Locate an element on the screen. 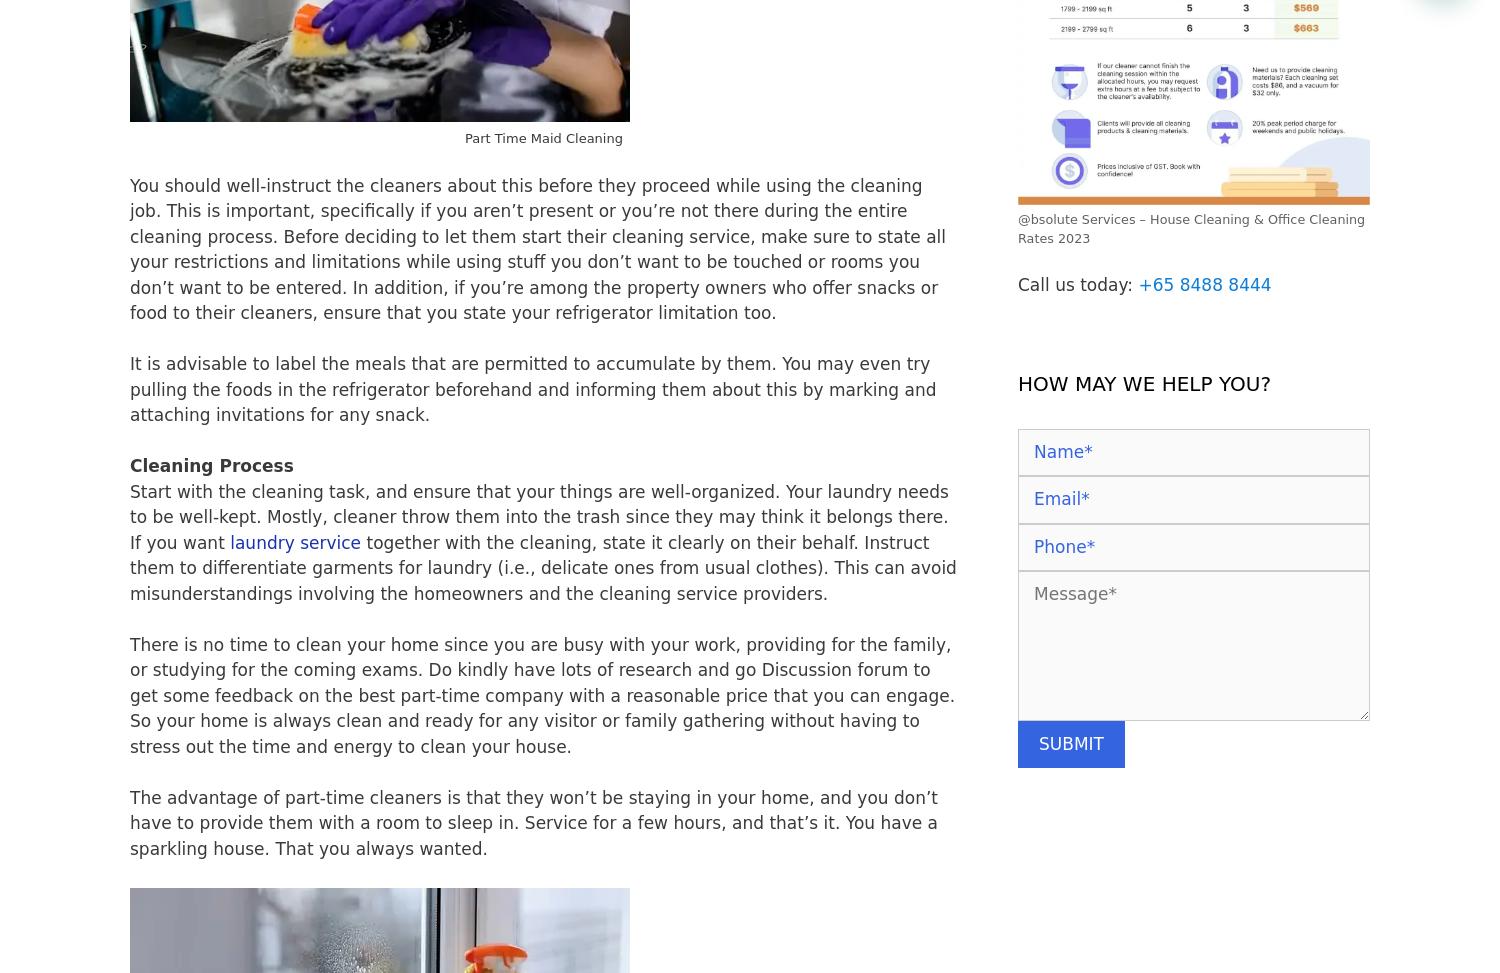  'Part Time Maid Cleaning' is located at coordinates (543, 136).